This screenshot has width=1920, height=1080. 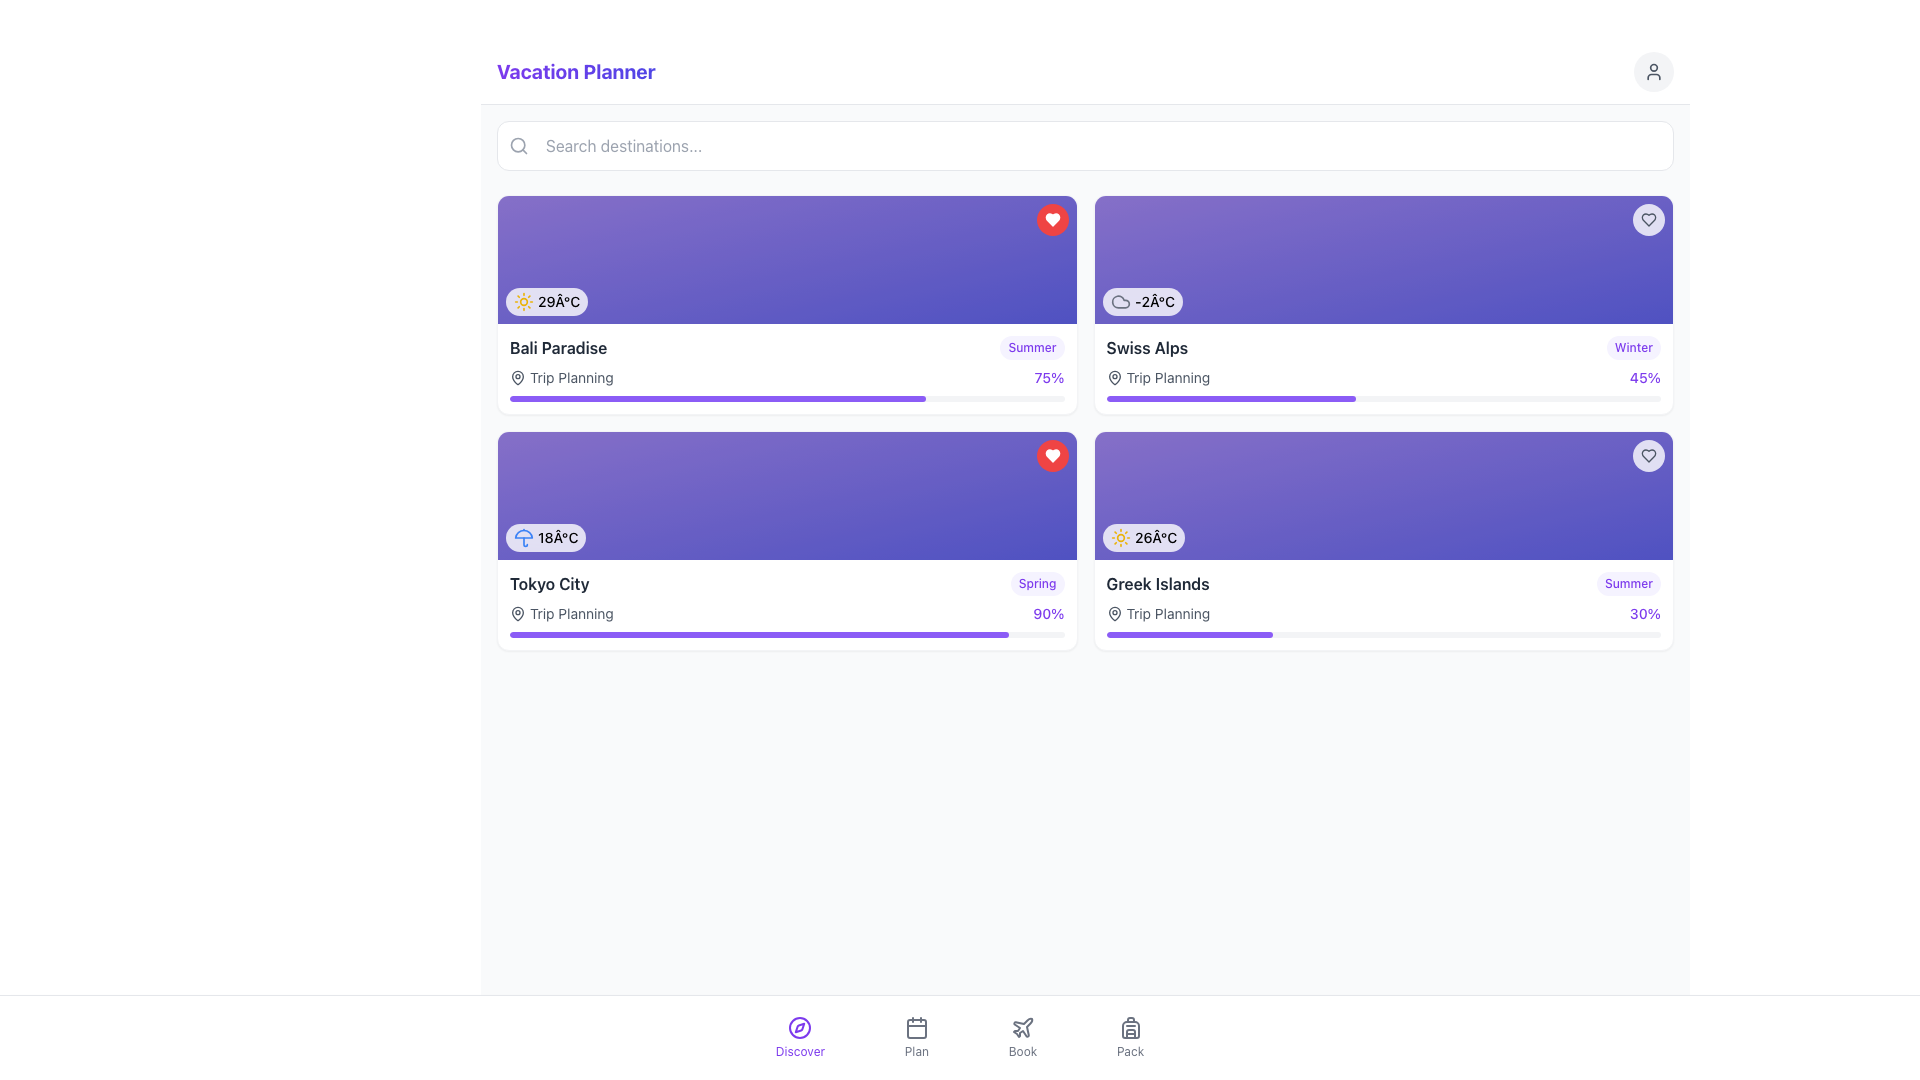 What do you see at coordinates (717, 398) in the screenshot?
I see `the Progress Bar Segment that represents the 75% completion level for the 'Bali Paradise' card, located below the card in the top-left corner of the main content area` at bounding box center [717, 398].